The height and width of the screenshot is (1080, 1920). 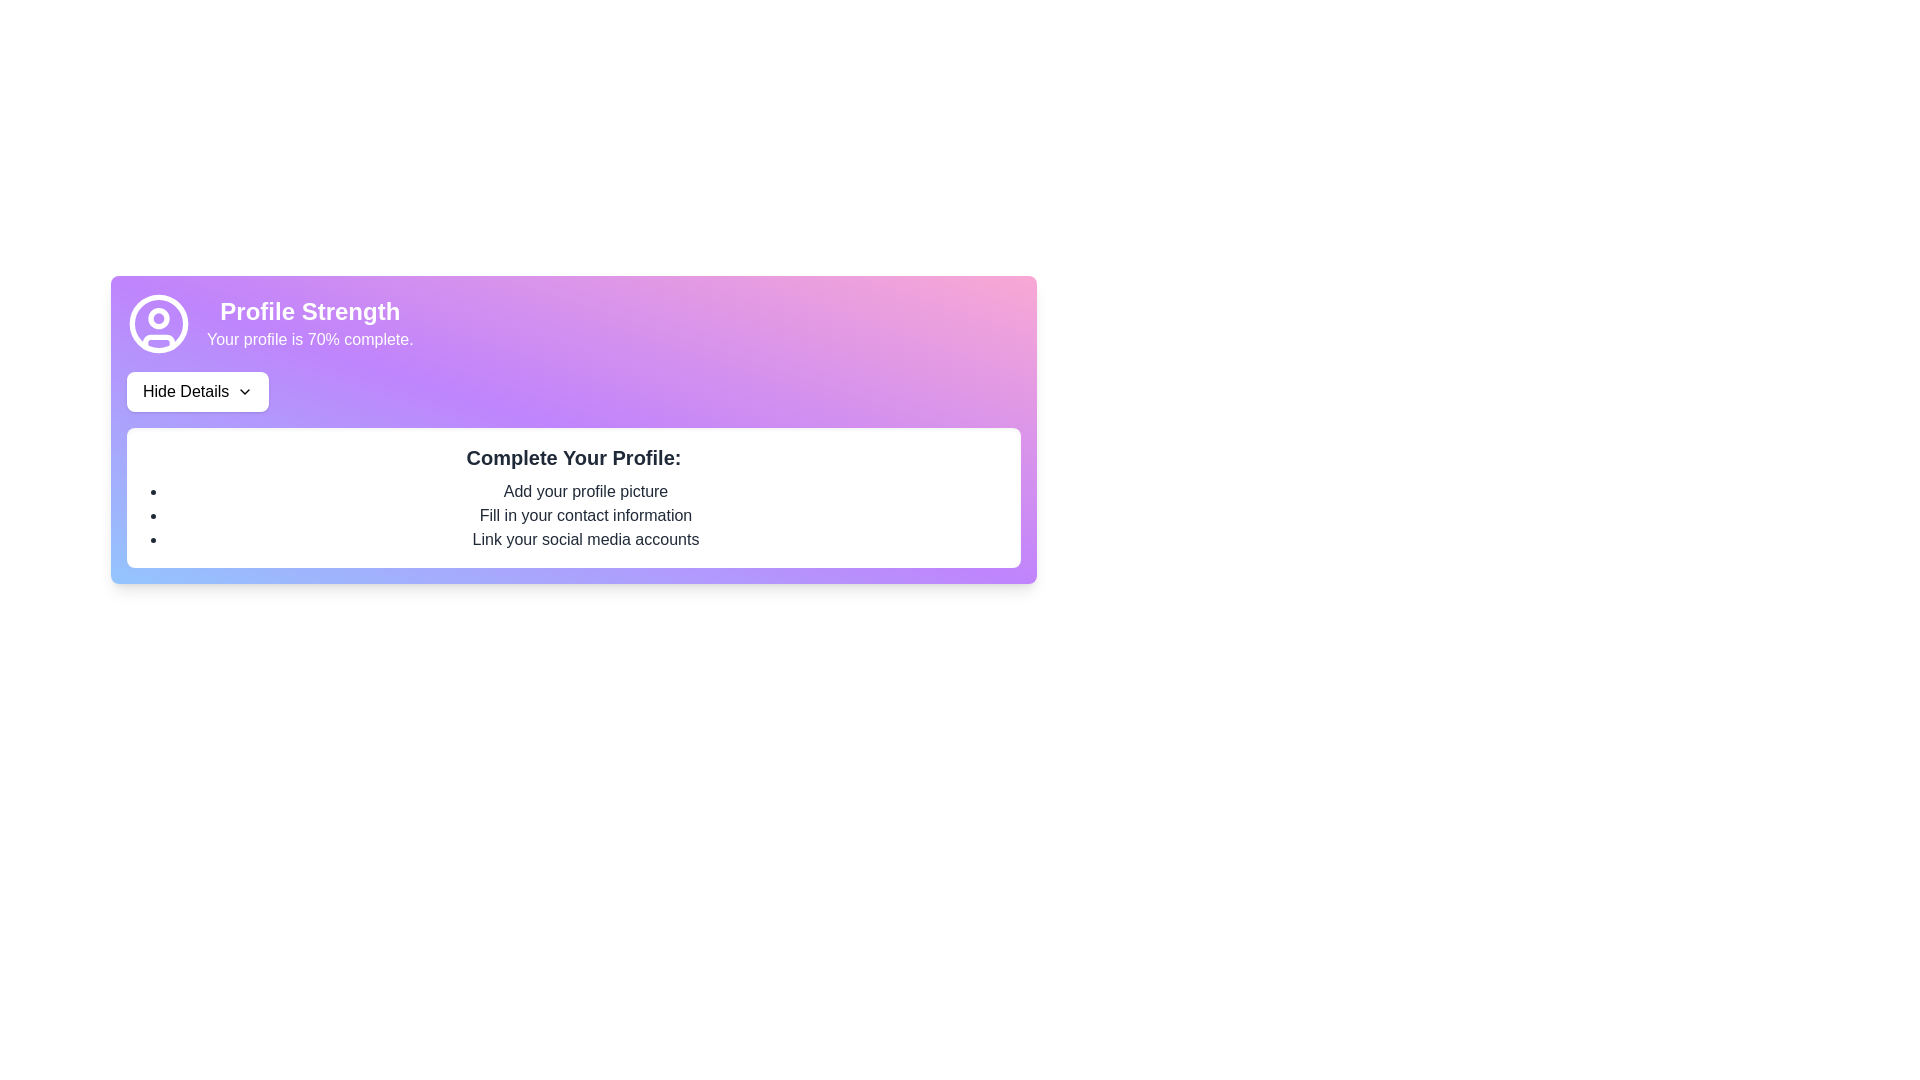 I want to click on the text element stating 'Link your social media accounts', which is the third item in a bulleted checklist under 'Complete Your Profile:', so click(x=584, y=540).